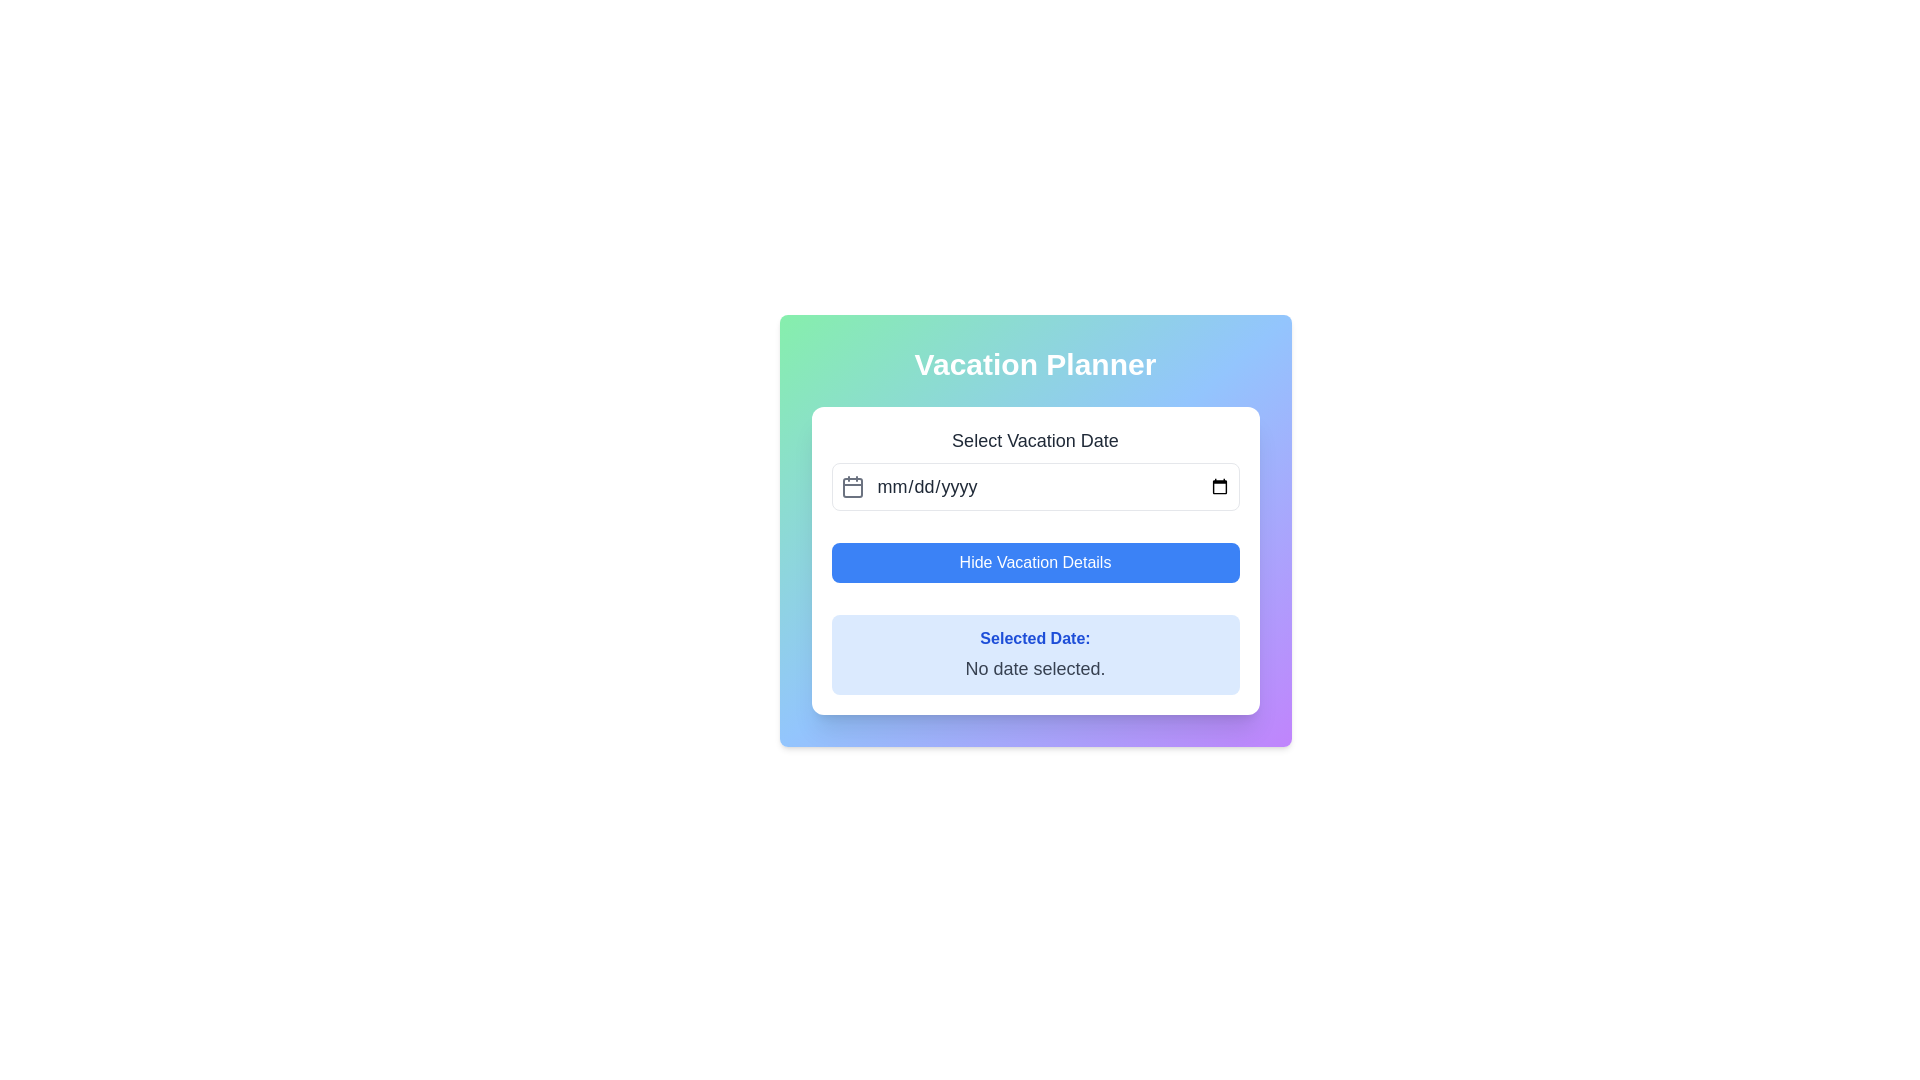  Describe the element at coordinates (1035, 469) in the screenshot. I see `the 'Select Vacation Date' input field to trigger tooltip or focus effects` at that location.